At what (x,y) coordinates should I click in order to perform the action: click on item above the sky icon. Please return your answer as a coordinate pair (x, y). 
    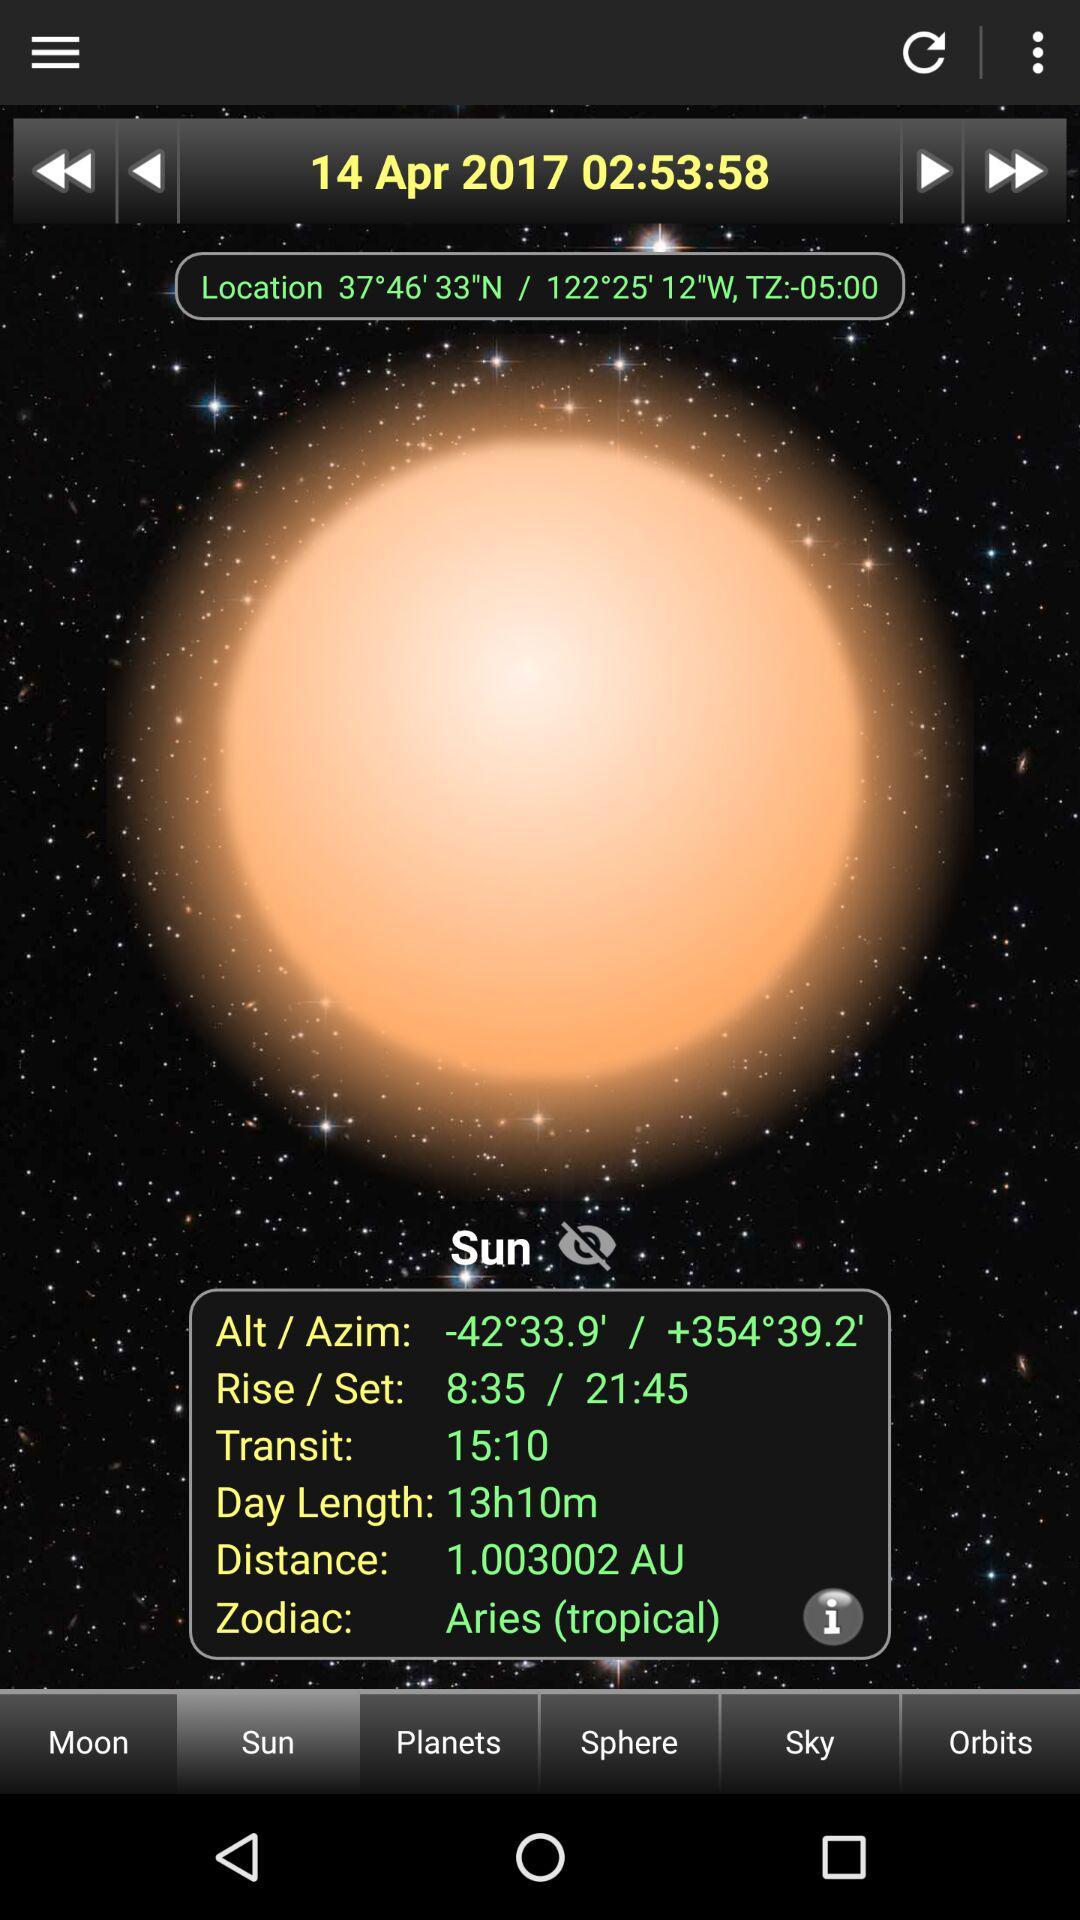
    Looking at the image, I should click on (833, 1616).